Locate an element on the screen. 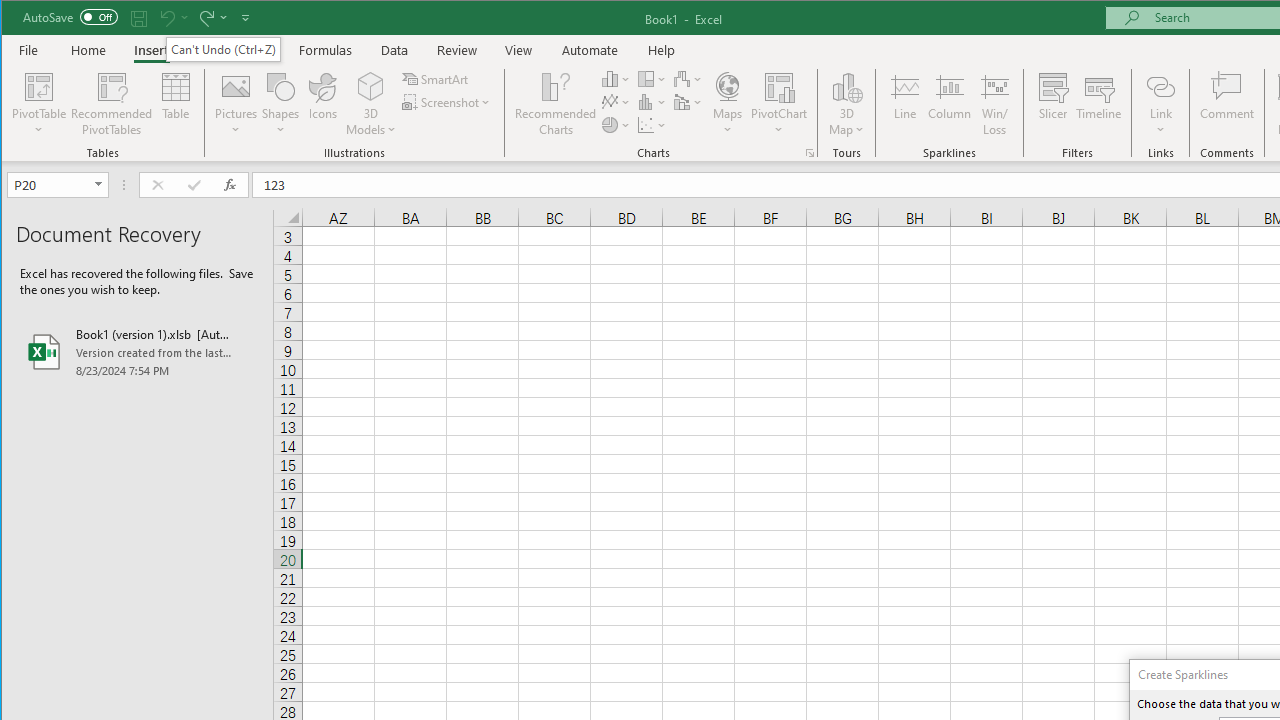 This screenshot has height=720, width=1280. 'Link' is located at coordinates (1160, 85).